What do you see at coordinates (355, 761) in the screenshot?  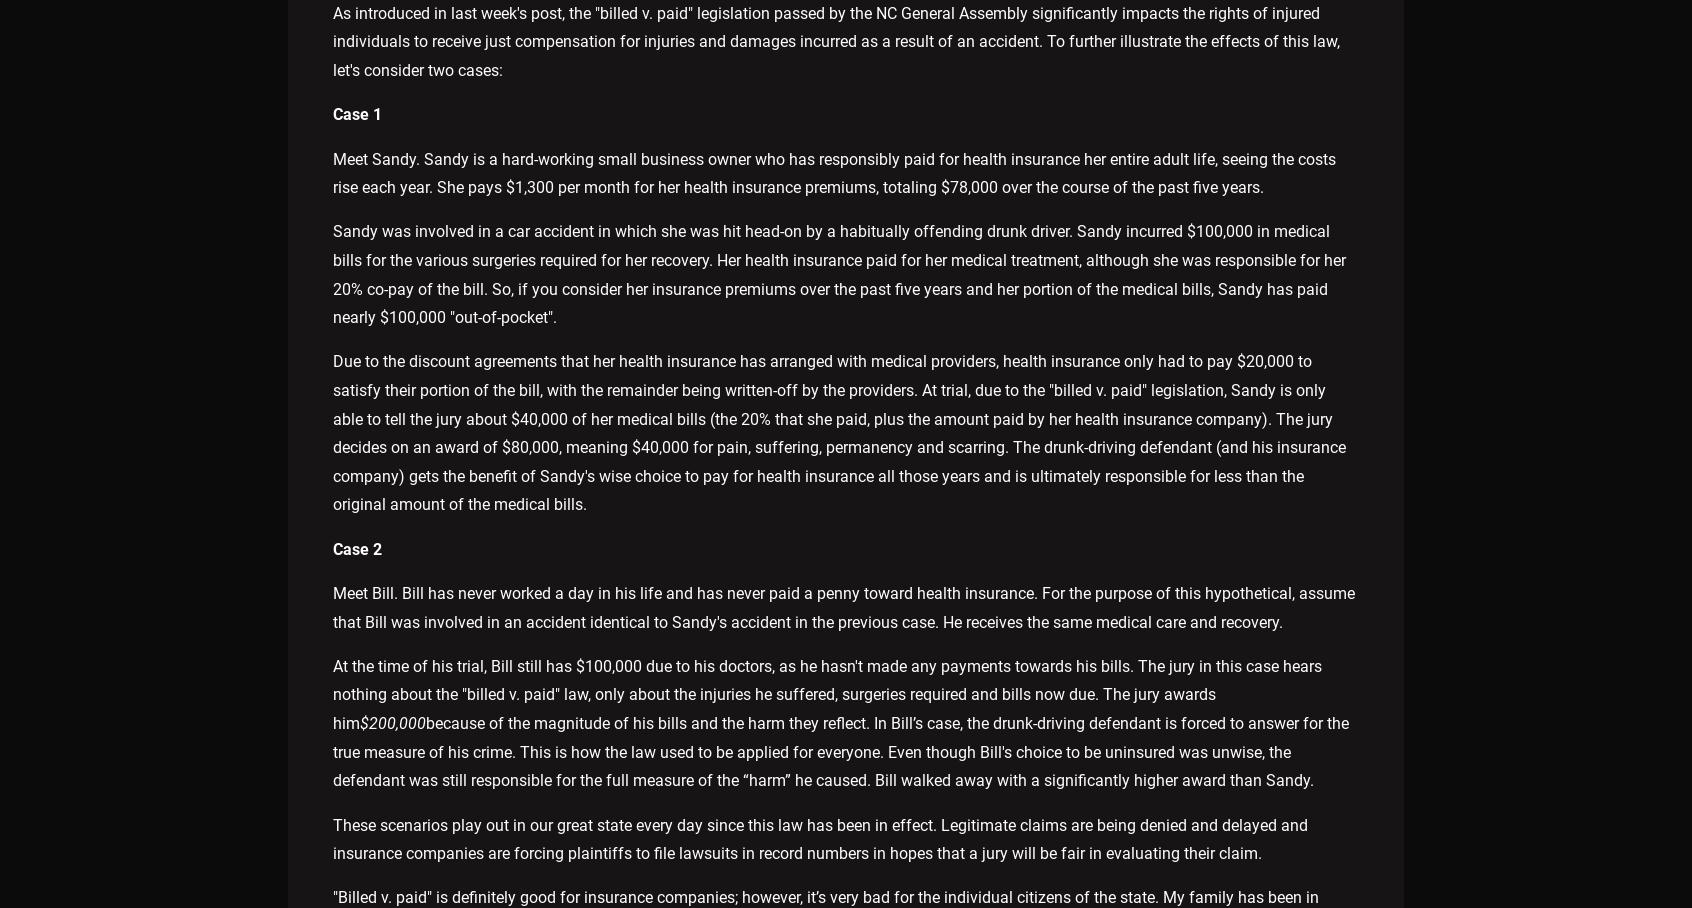 I see `'866-691-0607'` at bounding box center [355, 761].